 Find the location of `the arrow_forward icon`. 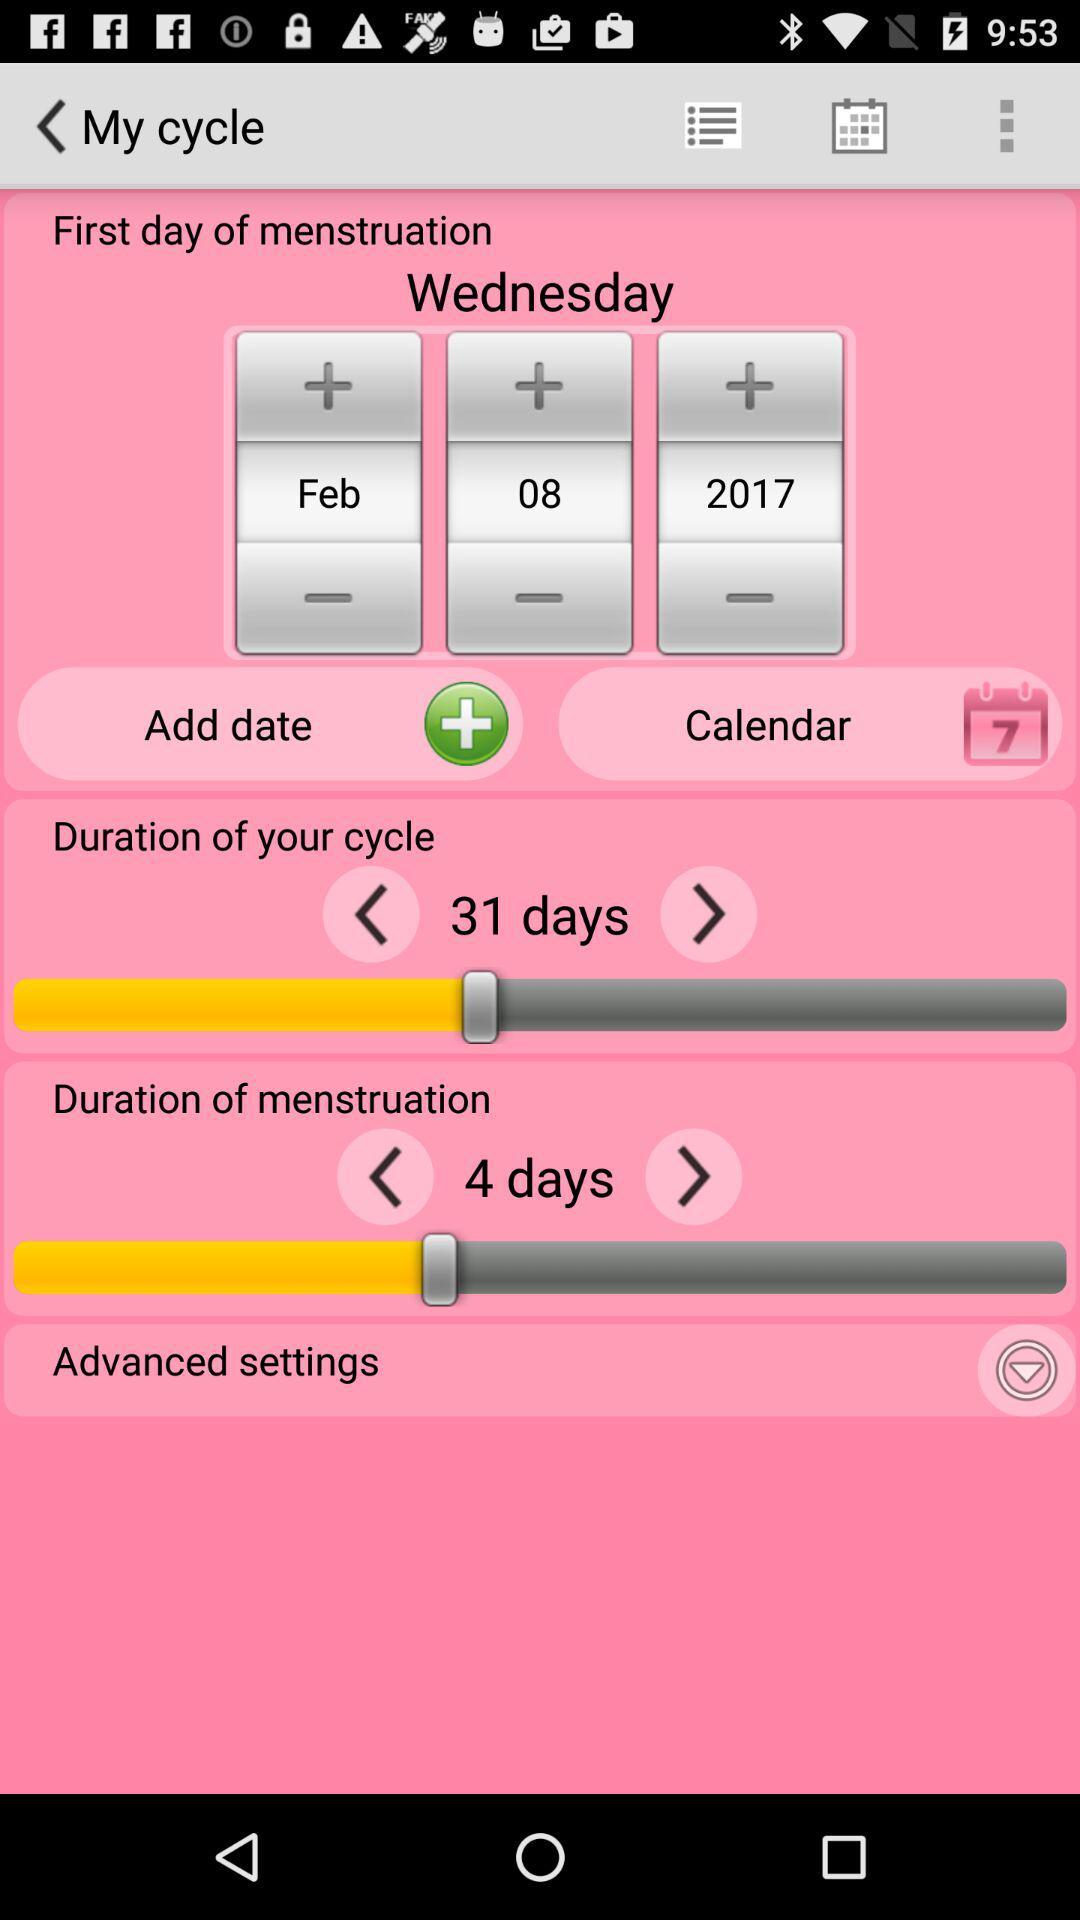

the arrow_forward icon is located at coordinates (707, 978).